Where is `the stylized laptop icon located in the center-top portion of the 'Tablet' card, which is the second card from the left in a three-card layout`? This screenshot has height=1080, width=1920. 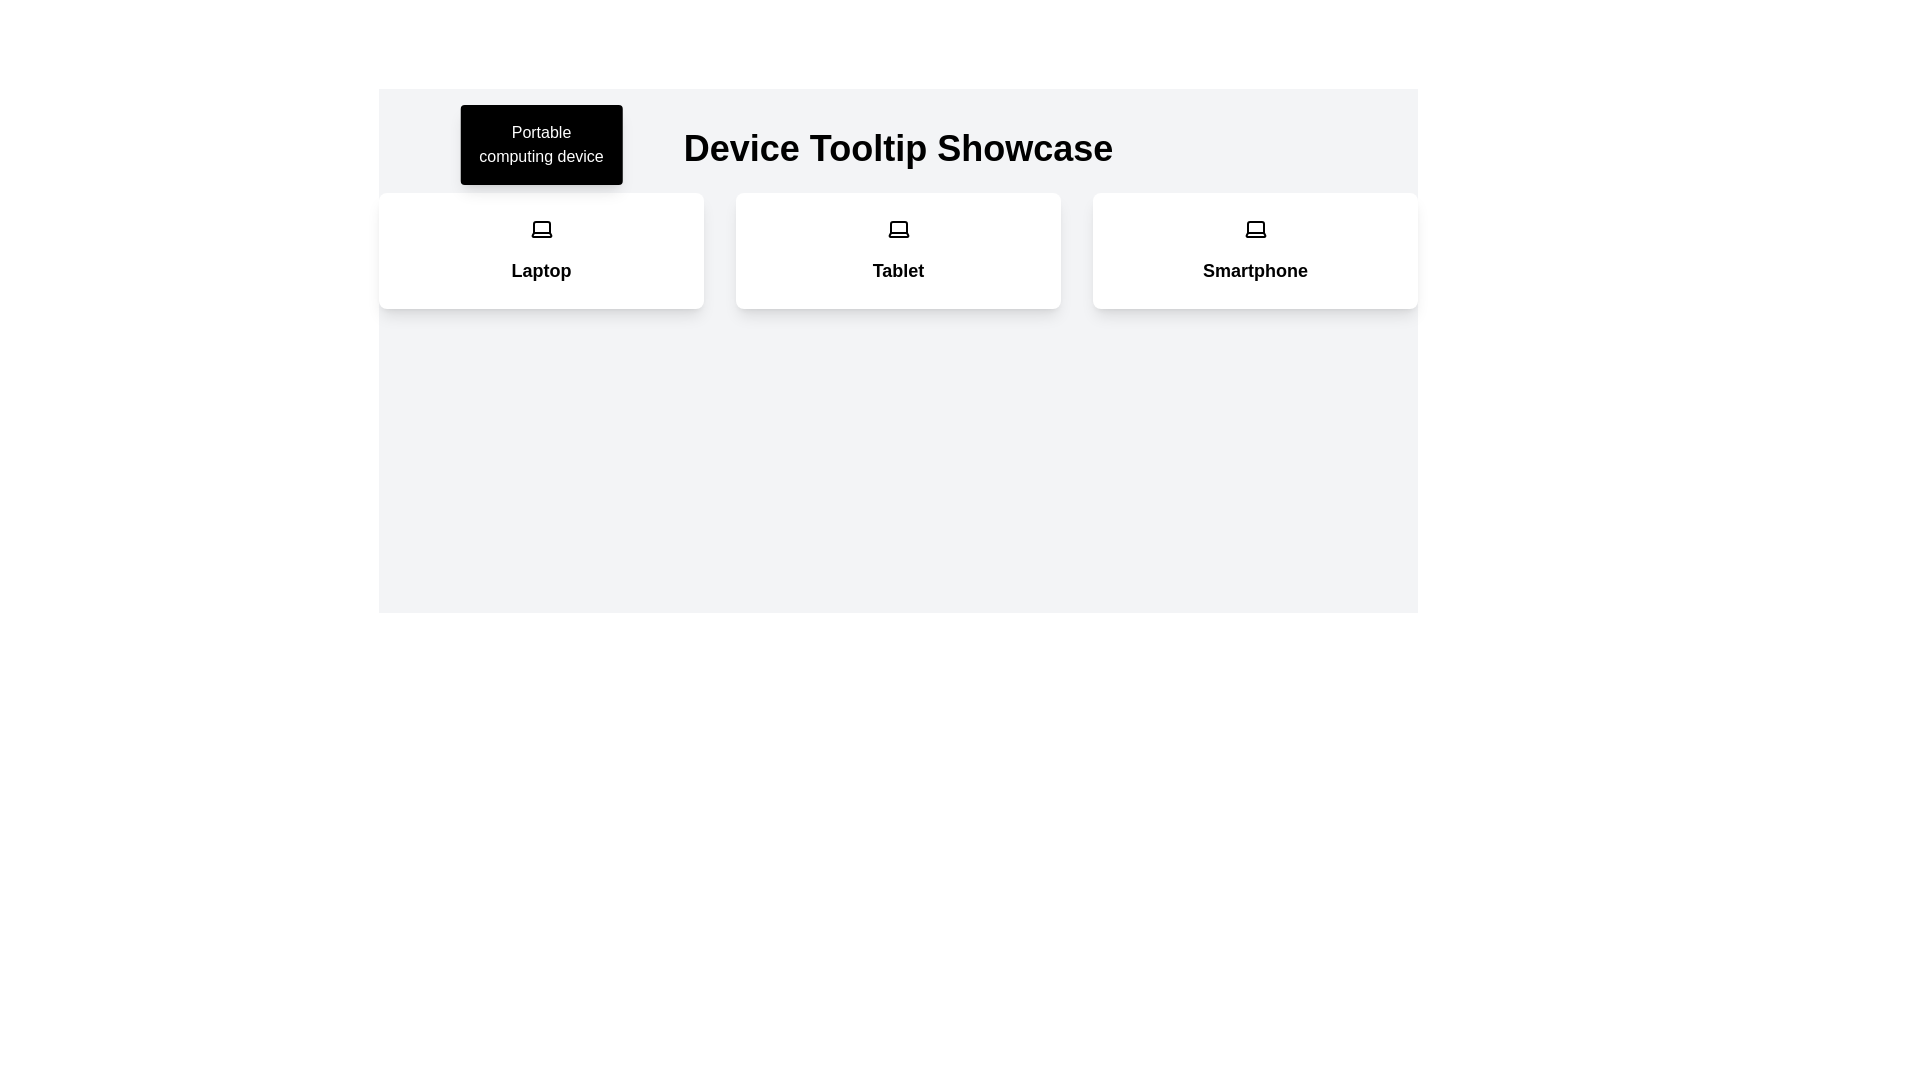
the stylized laptop icon located in the center-top portion of the 'Tablet' card, which is the second card from the left in a three-card layout is located at coordinates (897, 227).